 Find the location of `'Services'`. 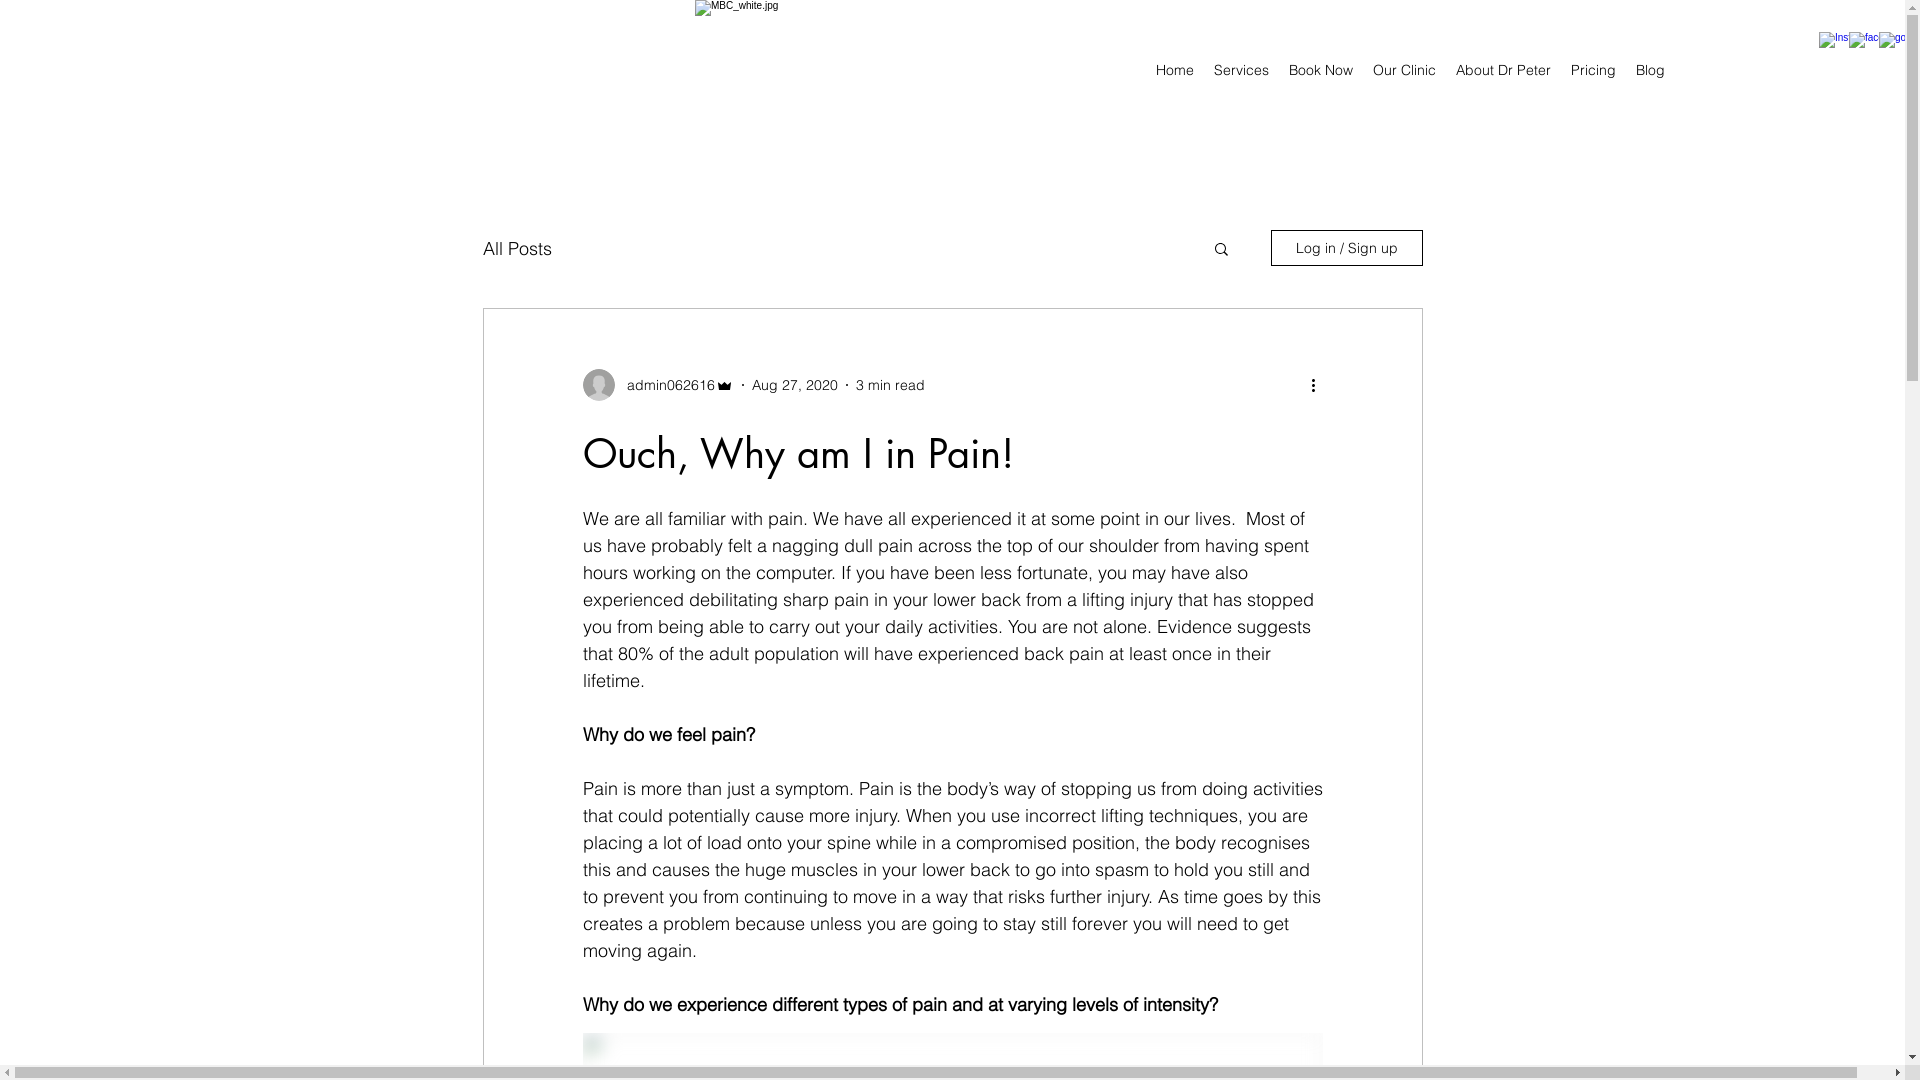

'Services' is located at coordinates (1203, 68).